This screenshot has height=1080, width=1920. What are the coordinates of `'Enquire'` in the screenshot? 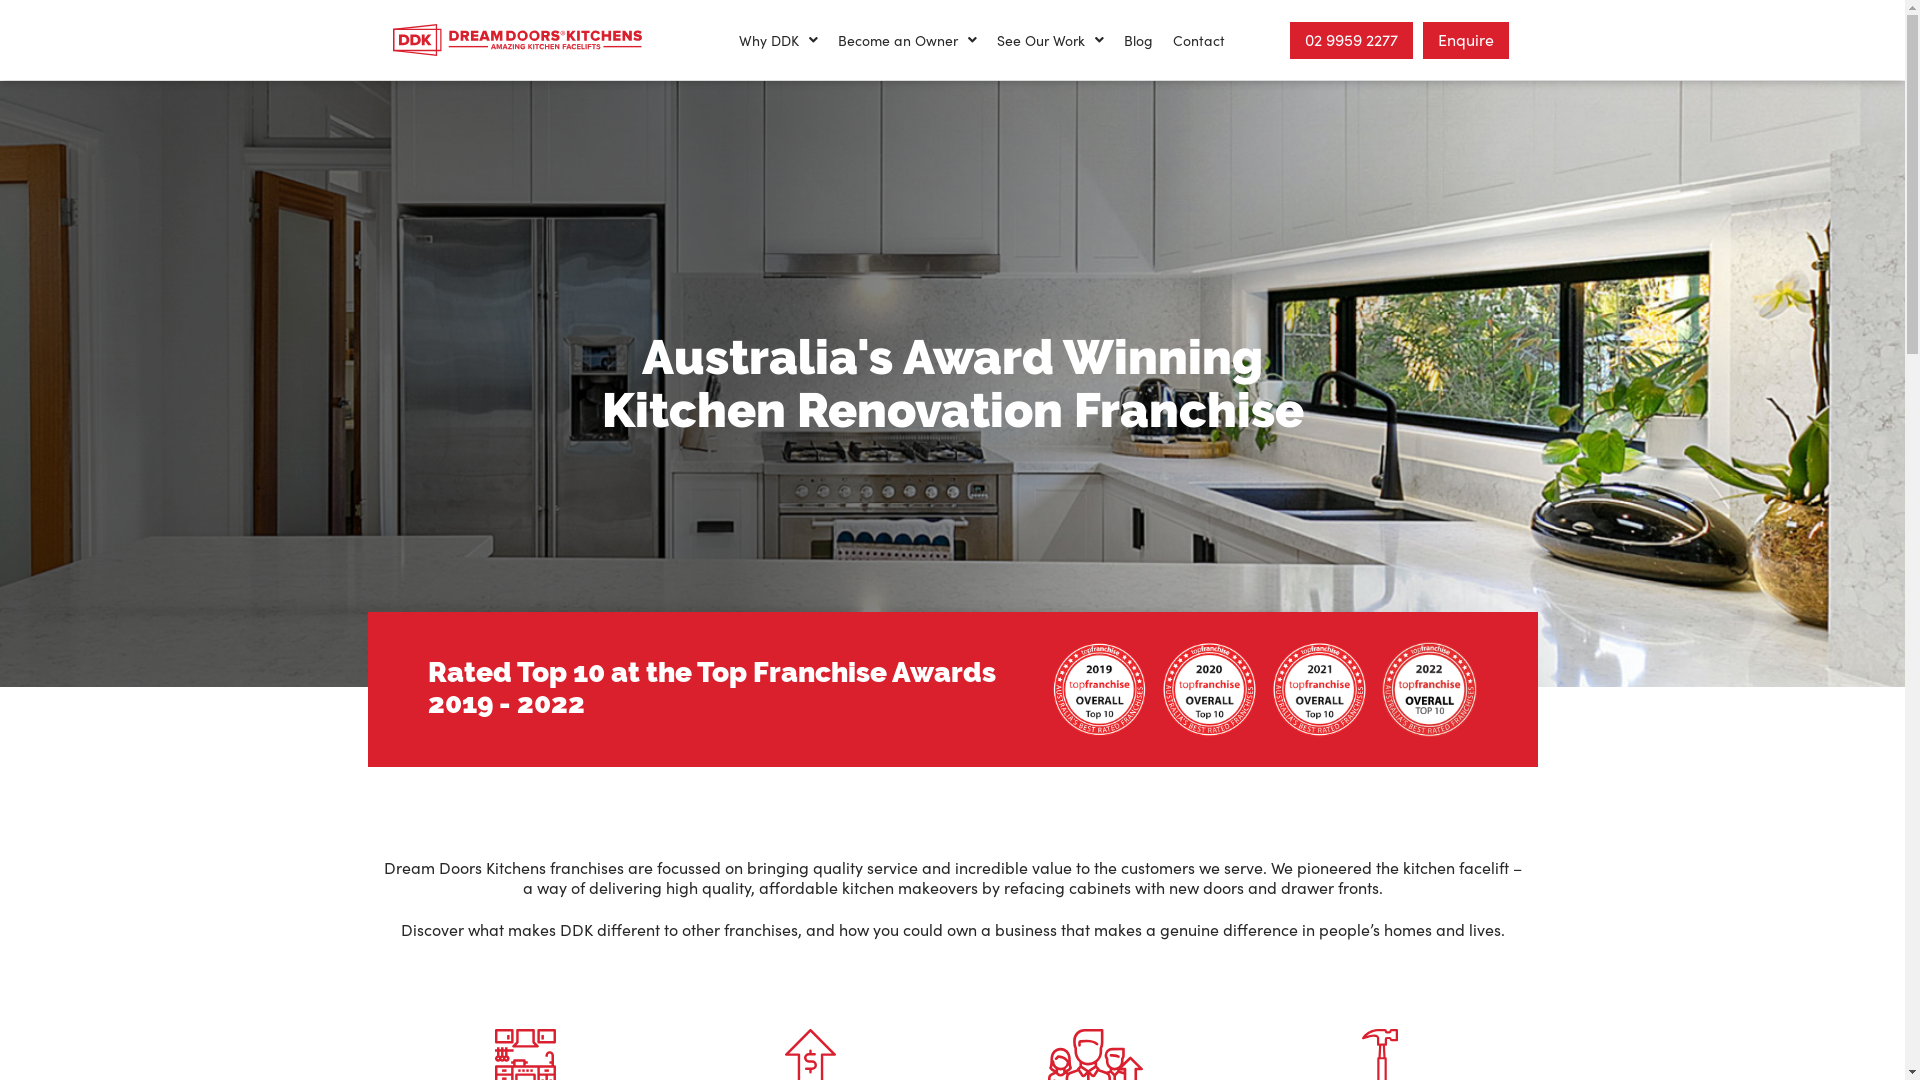 It's located at (1465, 40).